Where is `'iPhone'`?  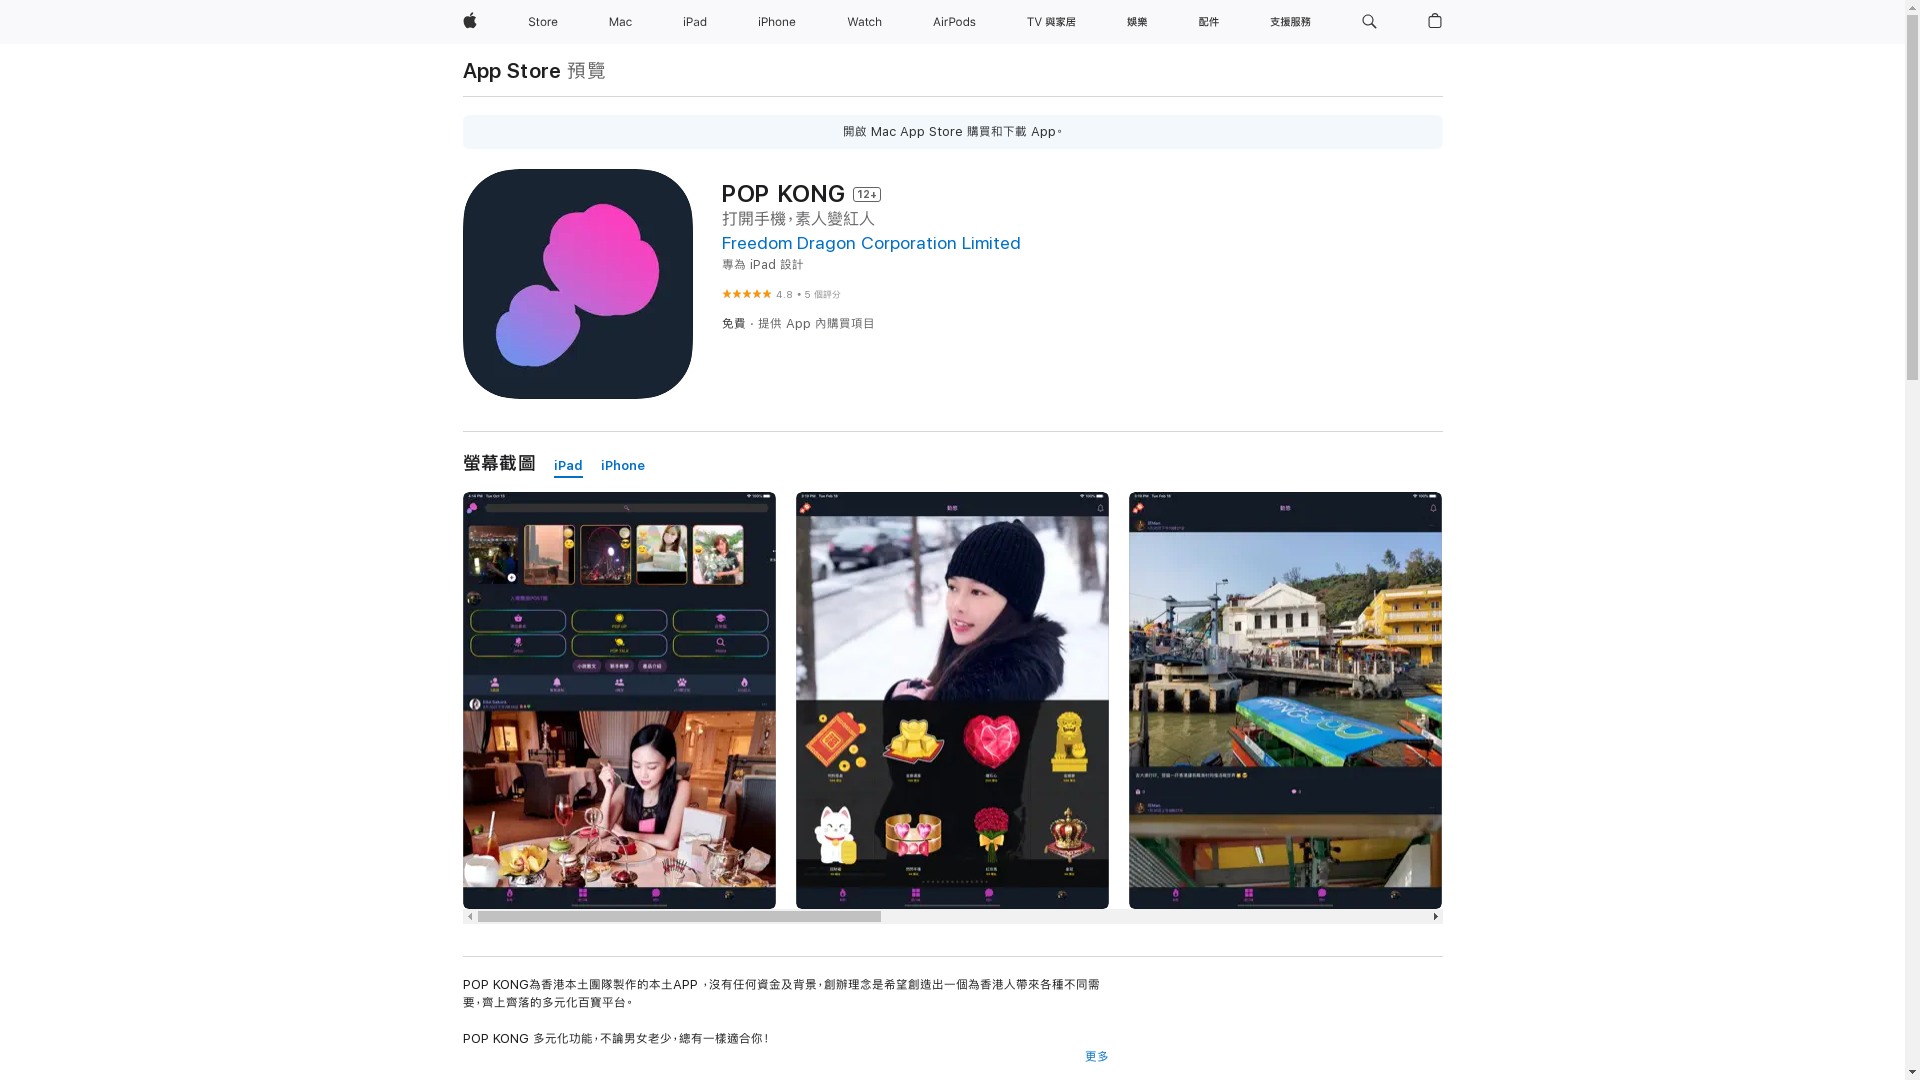
'iPhone' is located at coordinates (622, 466).